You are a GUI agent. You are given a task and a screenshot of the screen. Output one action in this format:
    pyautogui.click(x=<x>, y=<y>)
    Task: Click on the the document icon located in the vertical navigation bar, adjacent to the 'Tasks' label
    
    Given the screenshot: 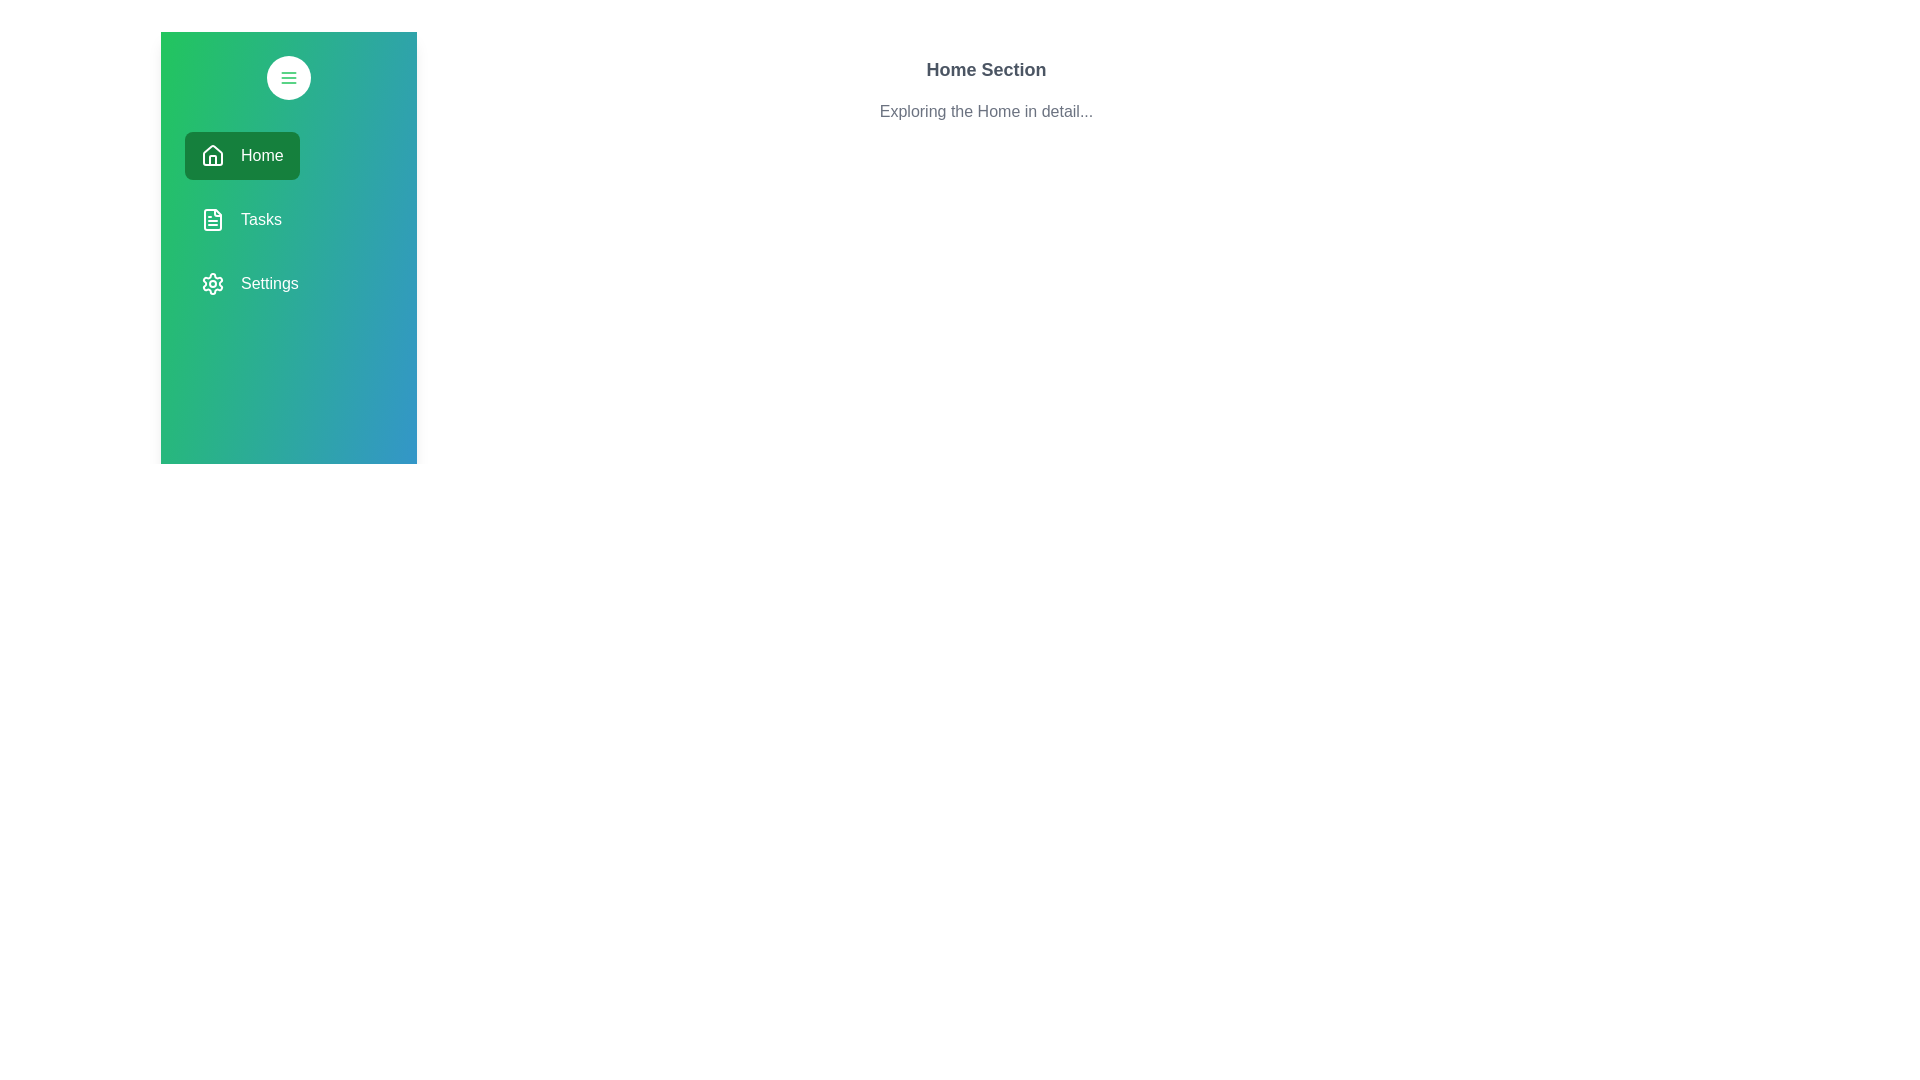 What is the action you would take?
    pyautogui.click(x=212, y=219)
    